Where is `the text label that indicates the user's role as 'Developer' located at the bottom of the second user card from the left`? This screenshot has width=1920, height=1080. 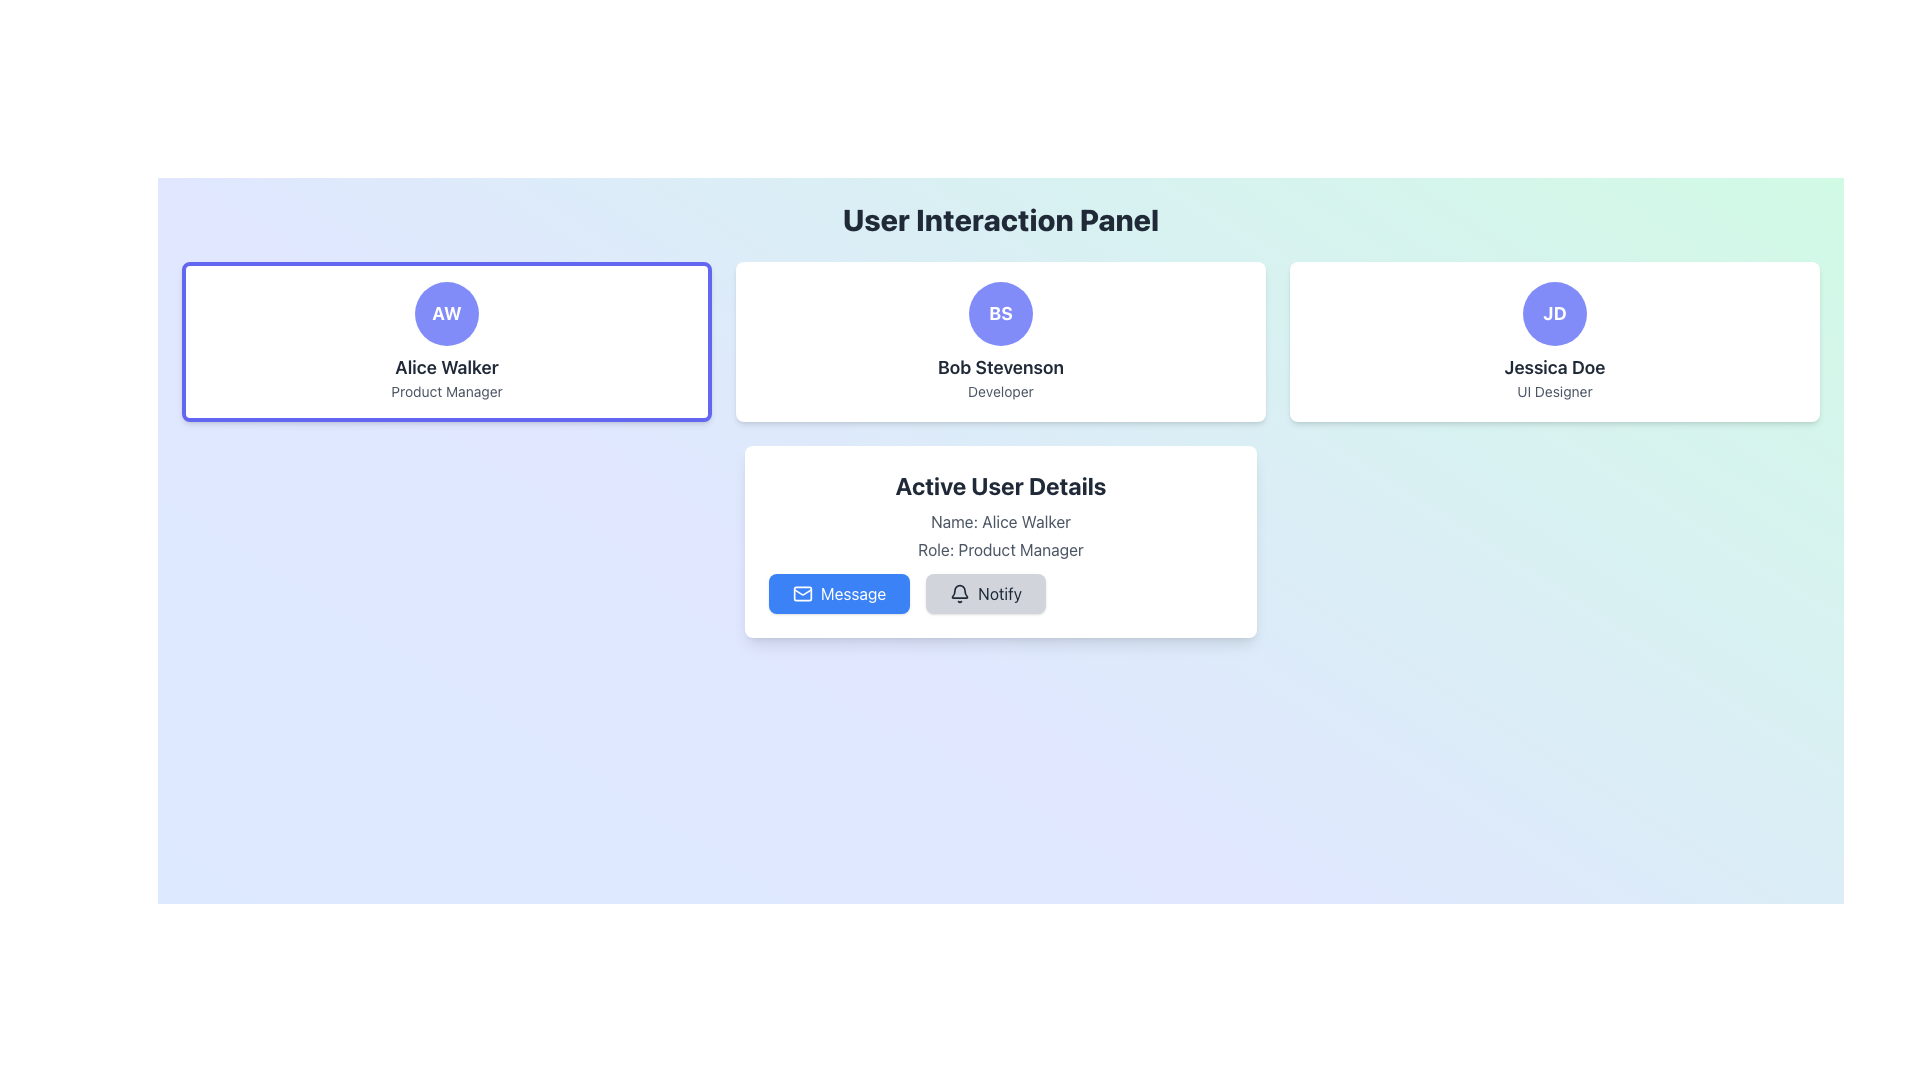
the text label that indicates the user's role as 'Developer' located at the bottom of the second user card from the left is located at coordinates (1001, 392).